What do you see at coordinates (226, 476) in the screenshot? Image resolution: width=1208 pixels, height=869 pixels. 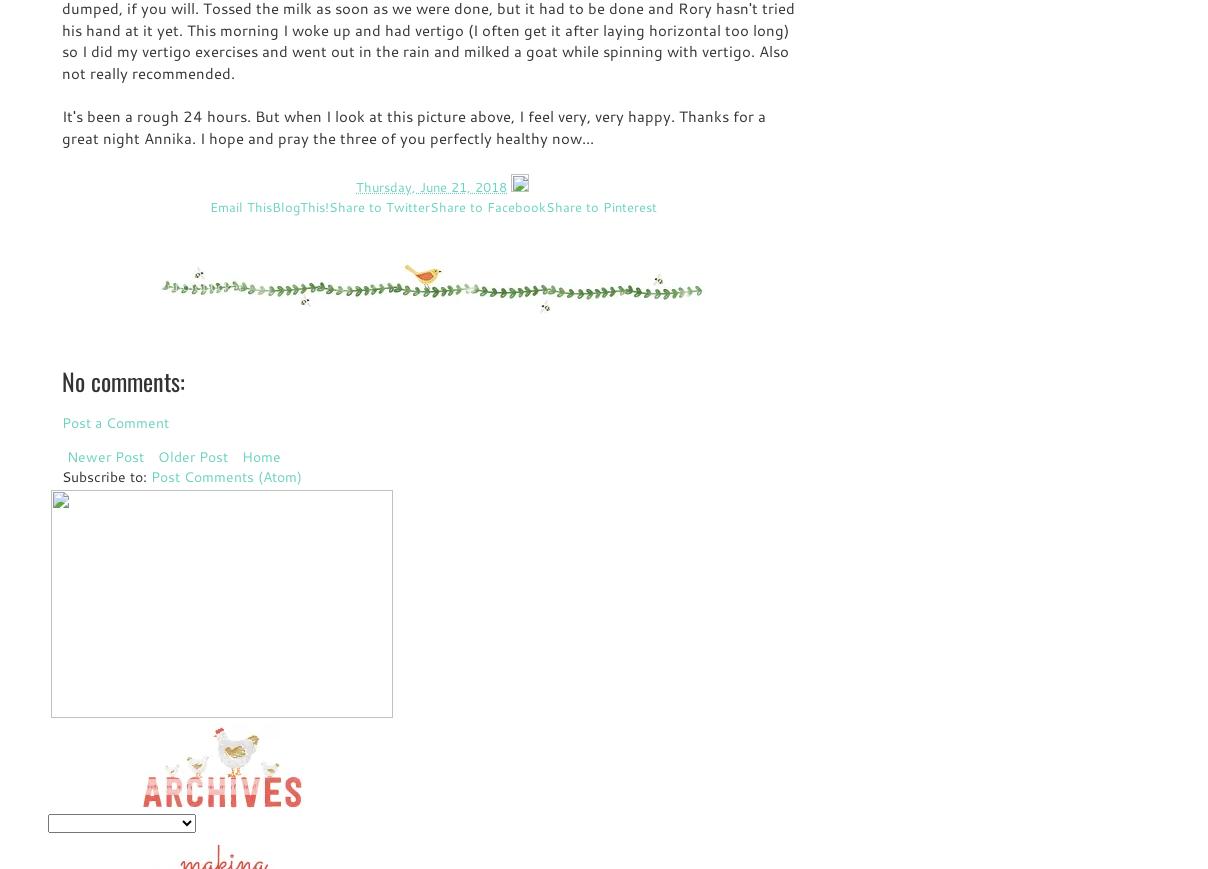 I see `'Post Comments (Atom)'` at bounding box center [226, 476].